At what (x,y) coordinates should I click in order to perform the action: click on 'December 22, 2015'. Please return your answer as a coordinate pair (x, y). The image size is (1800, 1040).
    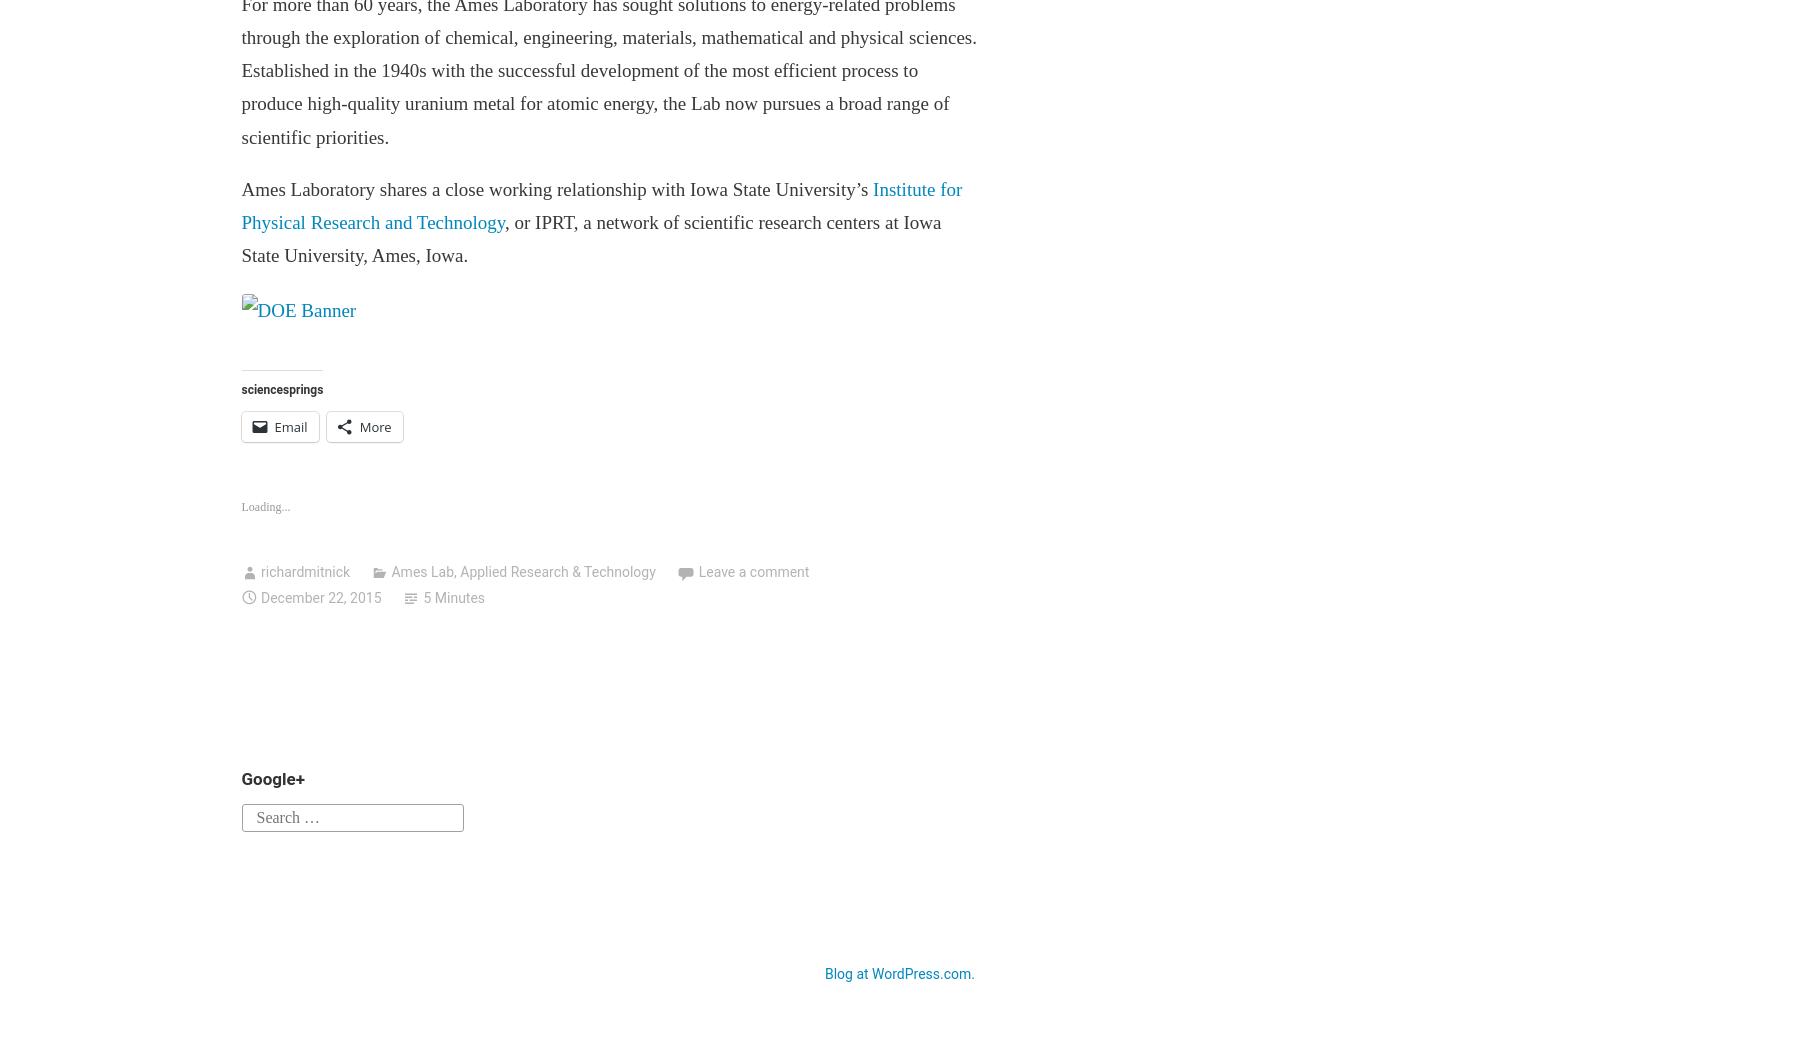
    Looking at the image, I should click on (319, 595).